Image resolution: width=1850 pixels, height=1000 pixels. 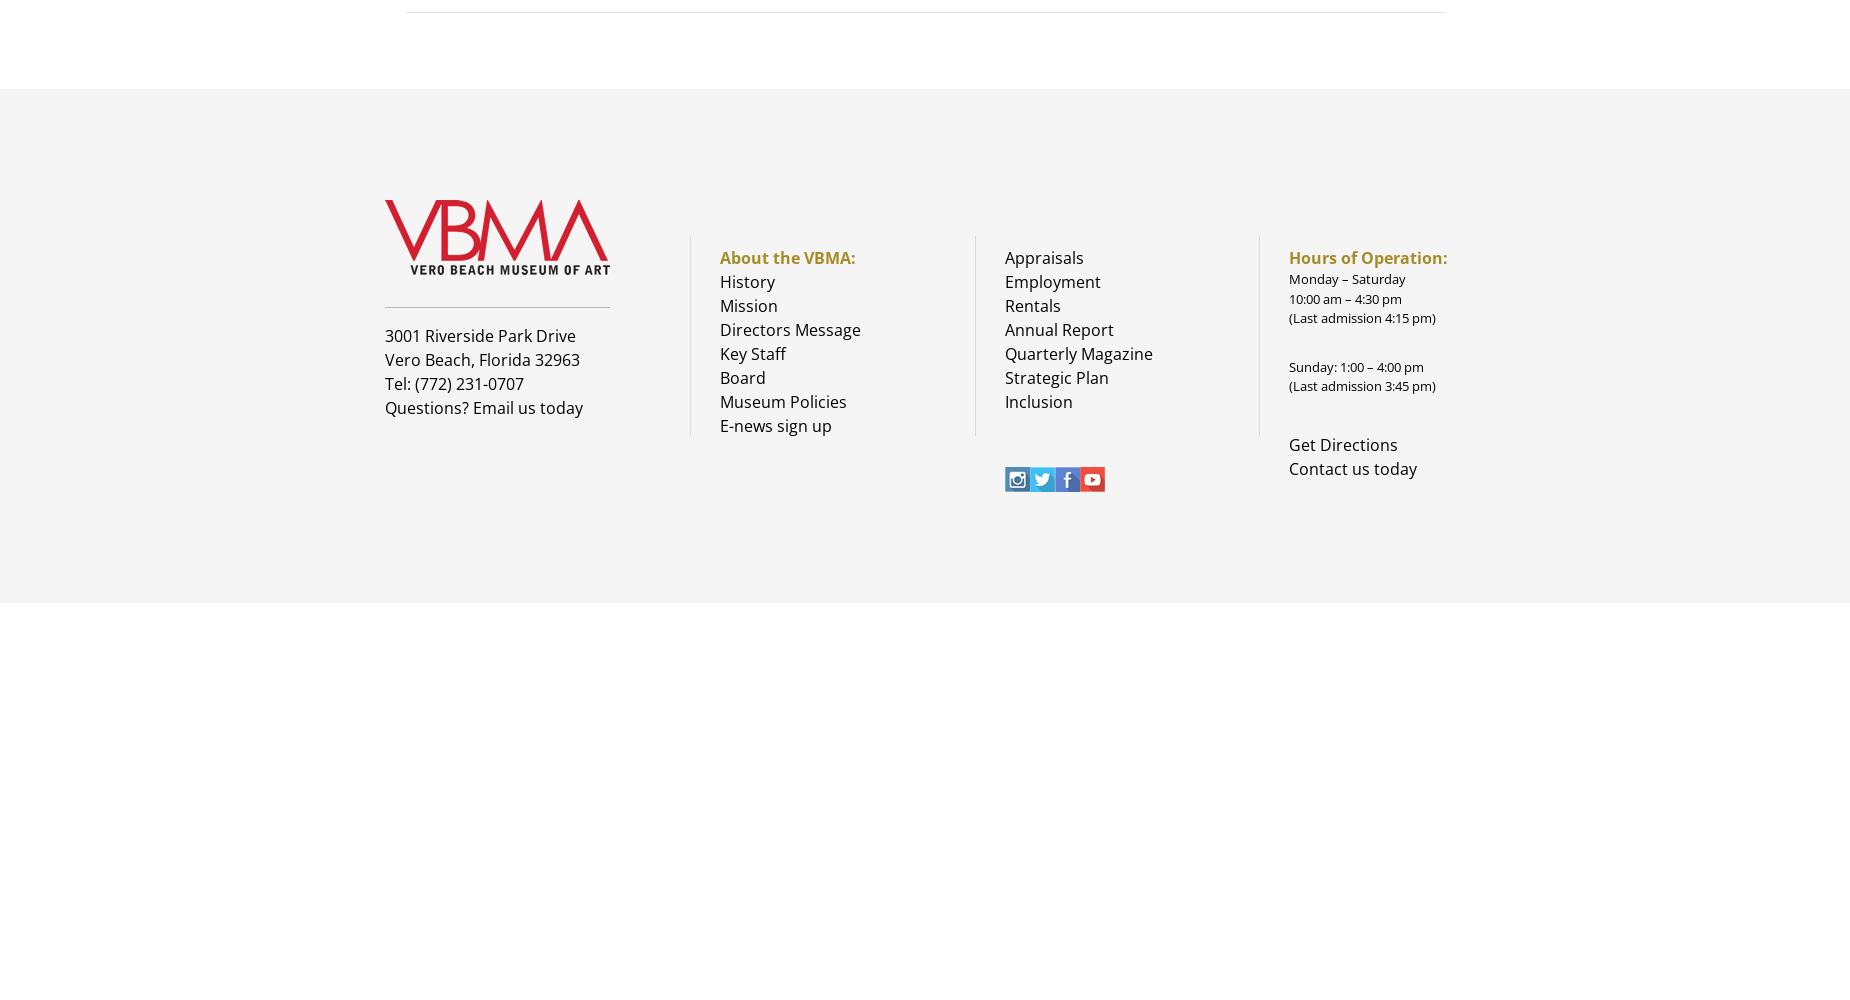 What do you see at coordinates (1288, 467) in the screenshot?
I see `'Contact us today'` at bounding box center [1288, 467].